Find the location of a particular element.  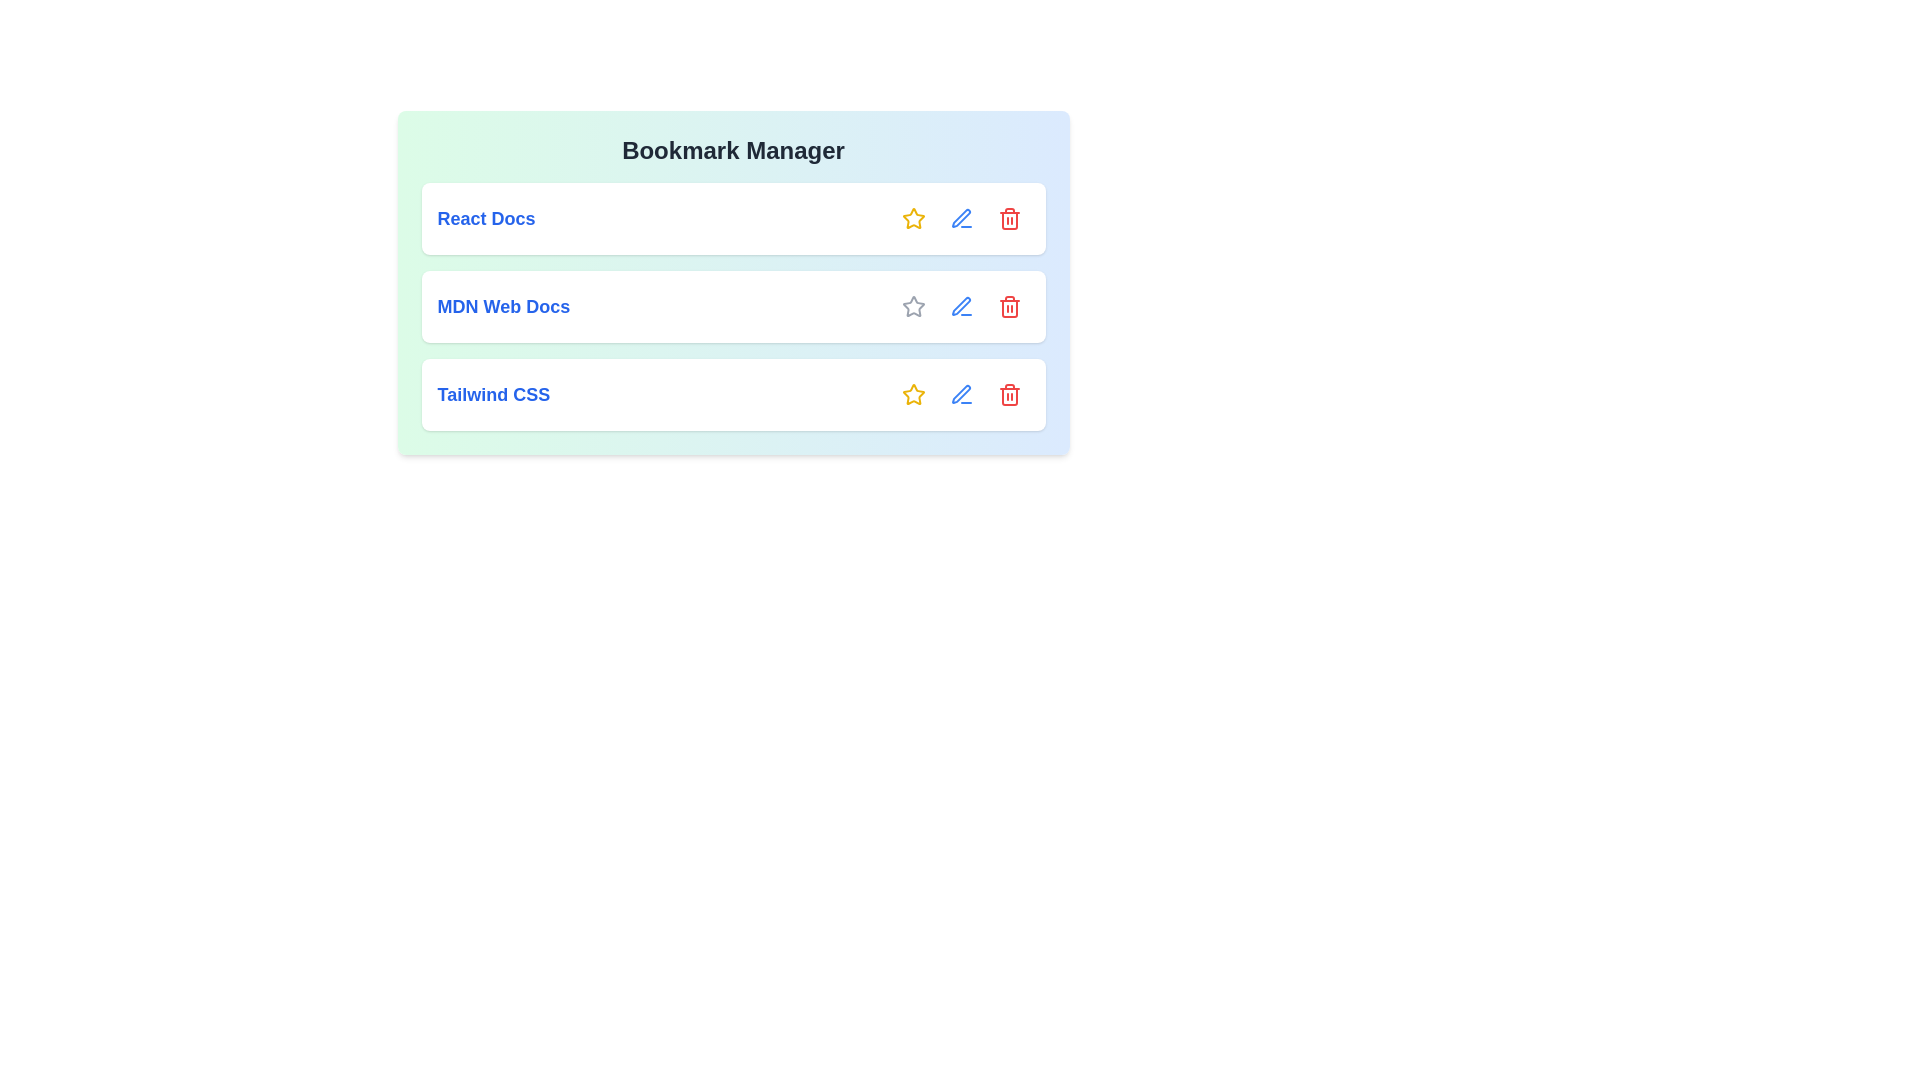

the edit icon for the bookmark with name Tailwind CSS is located at coordinates (961, 394).